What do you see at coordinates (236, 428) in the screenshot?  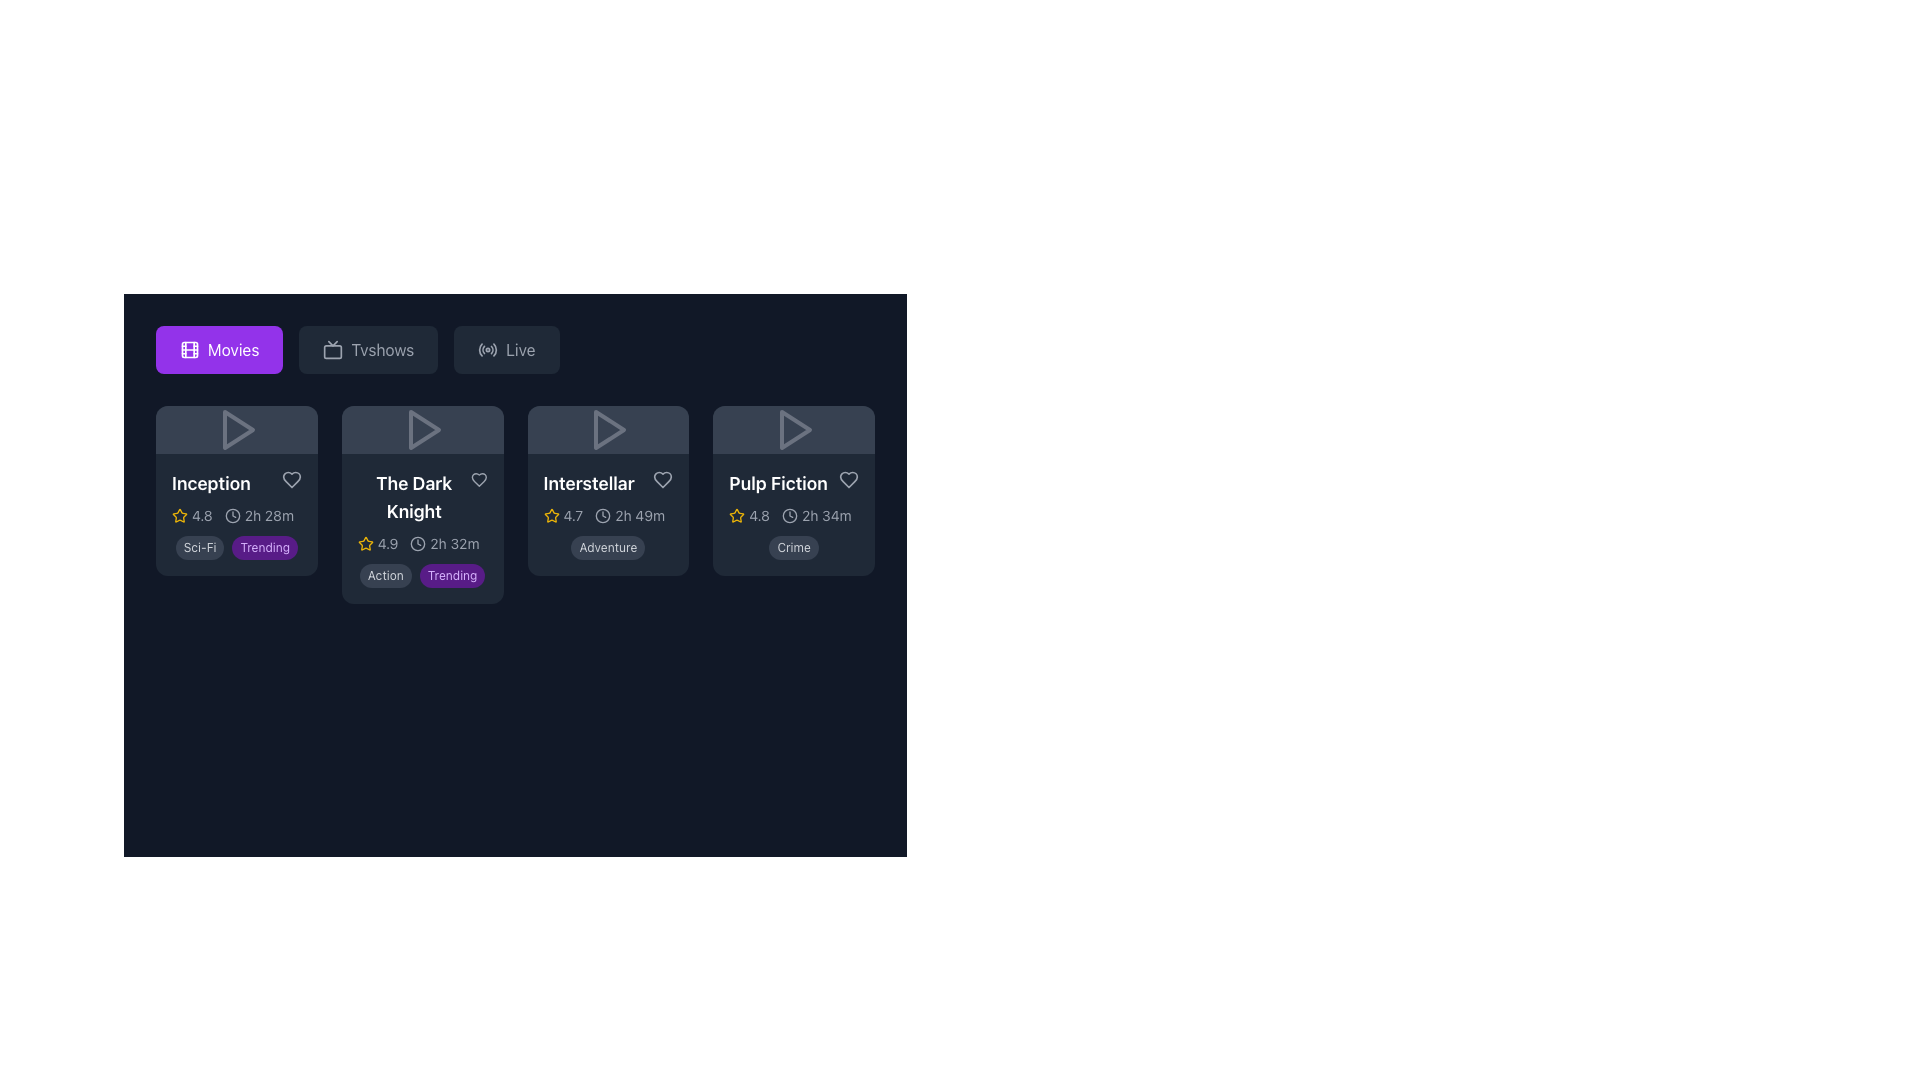 I see `the triangular play icon on the top-left card in the movie grid layout, which is styled with a gray color that changes to purple on hover and is located above the text 'Inception'` at bounding box center [236, 428].